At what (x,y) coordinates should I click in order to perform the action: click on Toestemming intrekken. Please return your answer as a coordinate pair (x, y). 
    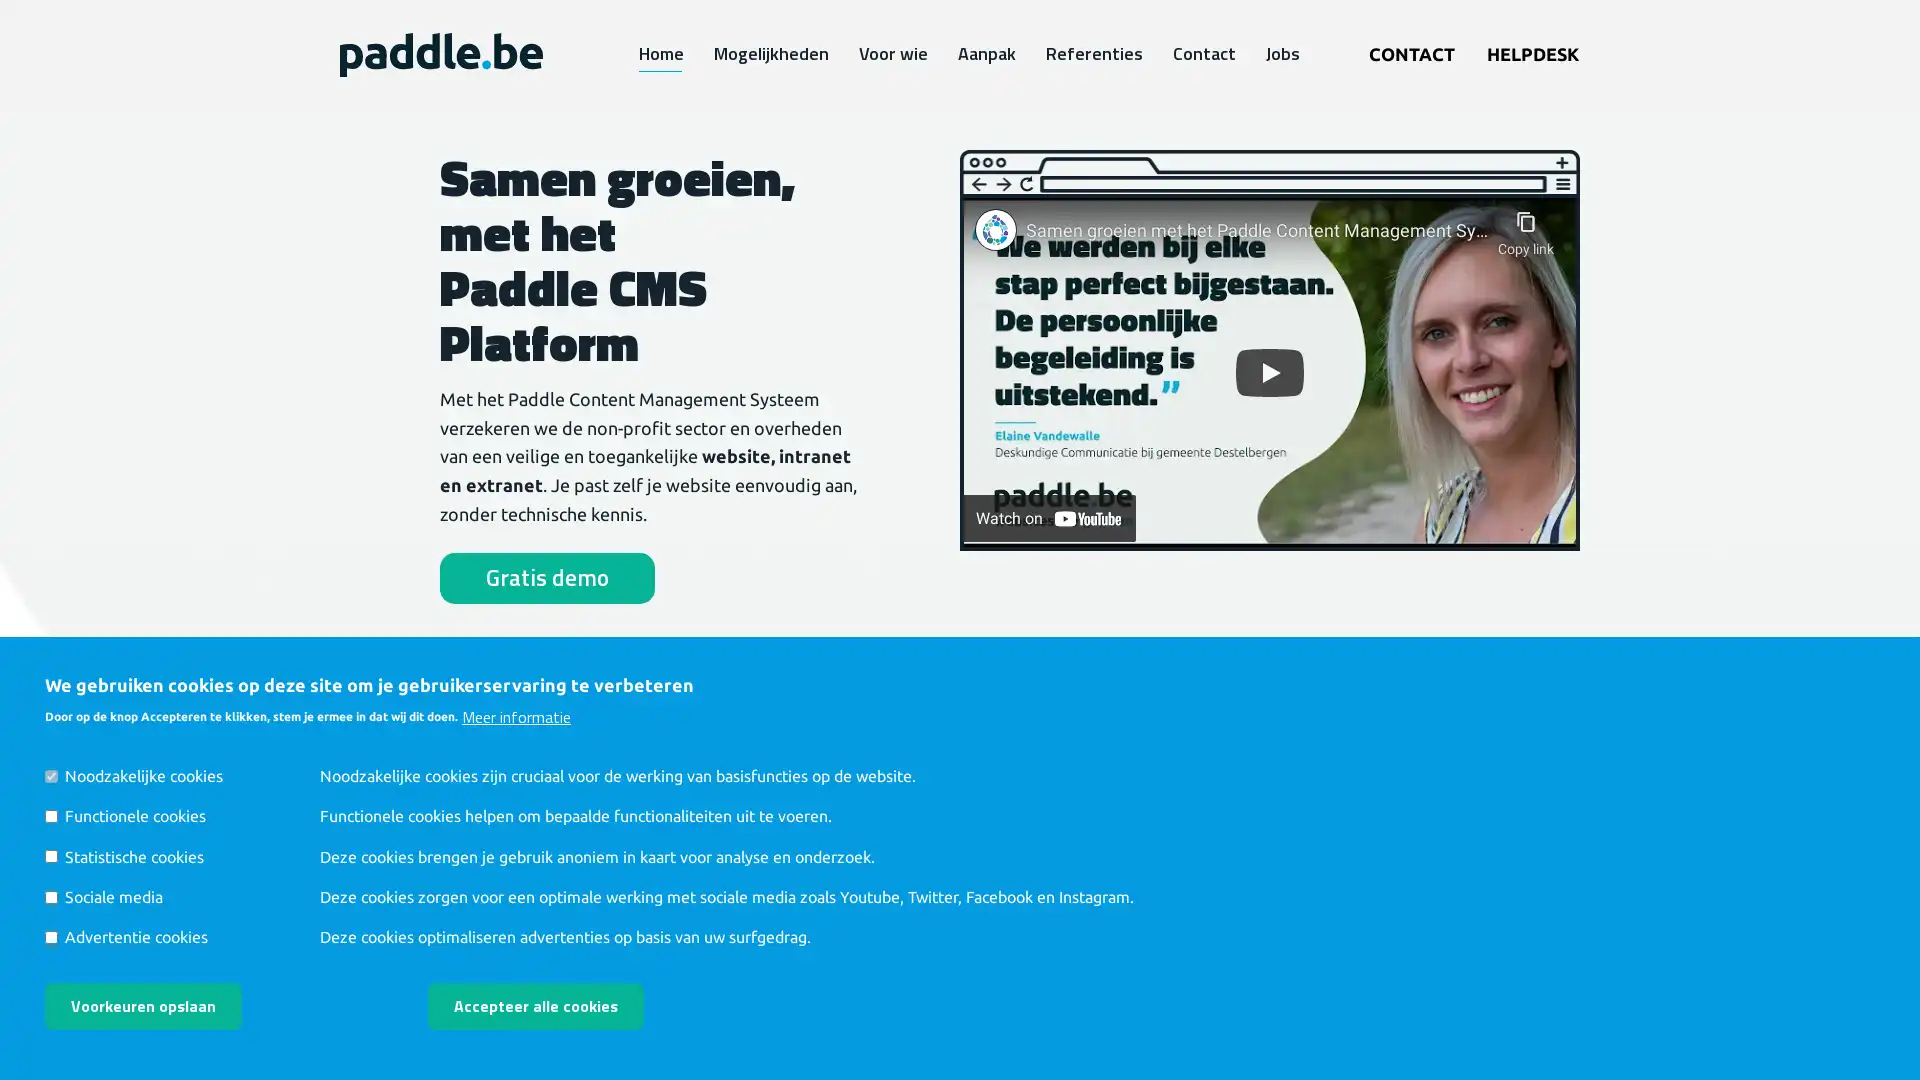
    Looking at the image, I should click on (724, 991).